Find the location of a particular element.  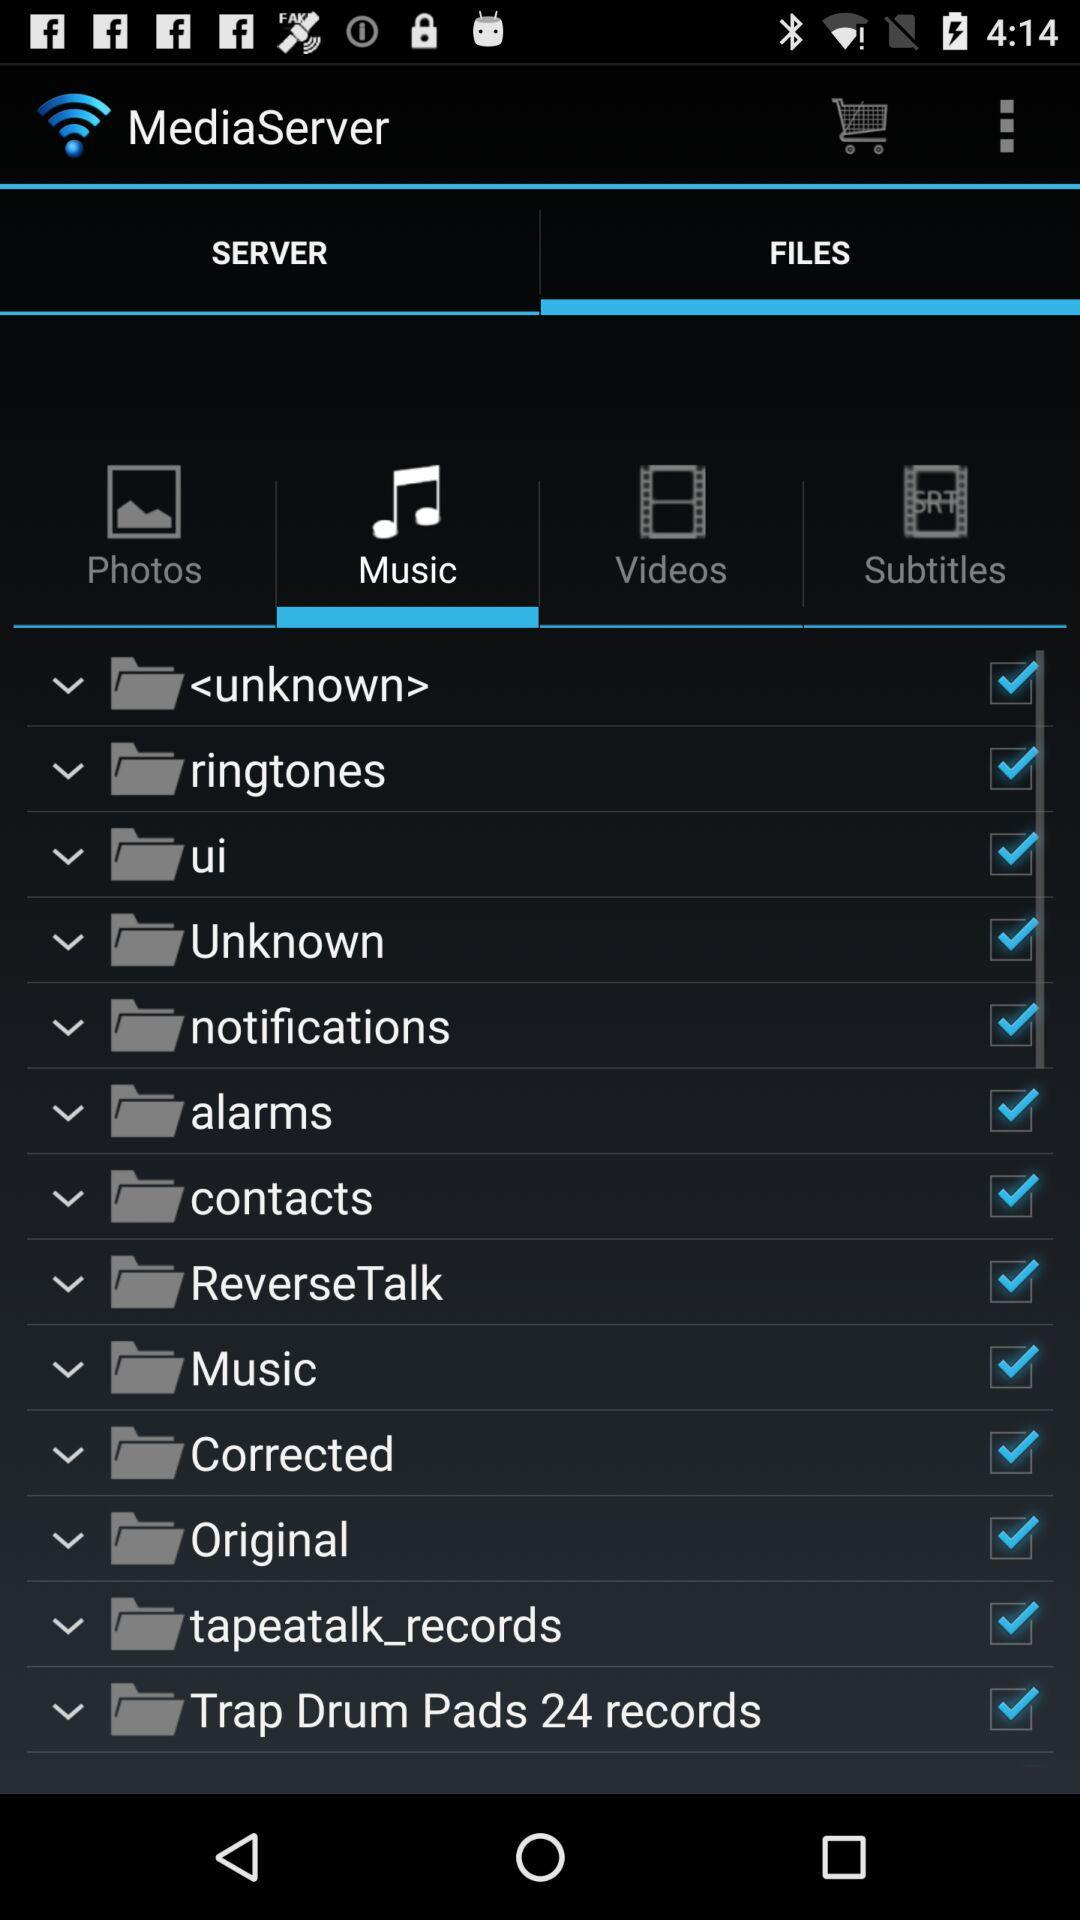

the icon beside contacts is located at coordinates (146, 1195).